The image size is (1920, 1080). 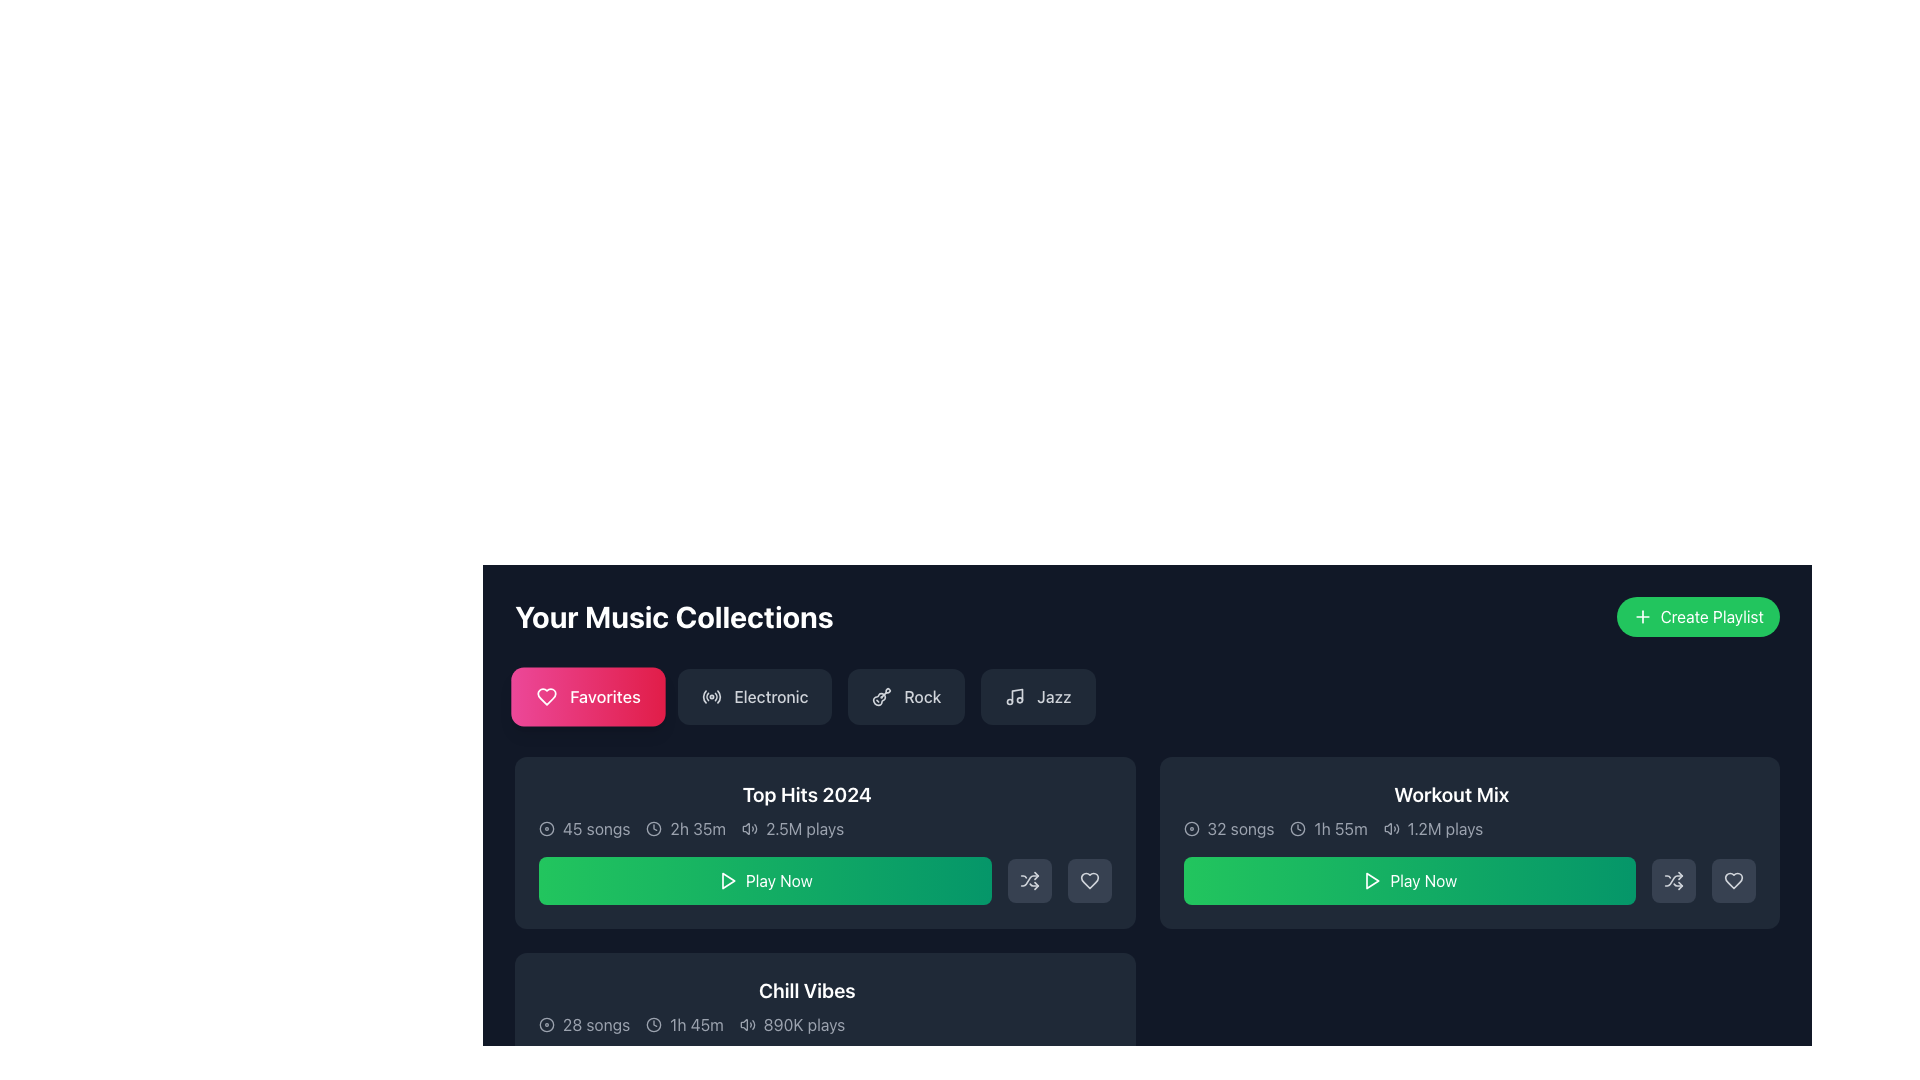 What do you see at coordinates (1029, 879) in the screenshot?
I see `the shuffle button, which is a dark gray rounded rectangle with a light gray shuffle icon` at bounding box center [1029, 879].